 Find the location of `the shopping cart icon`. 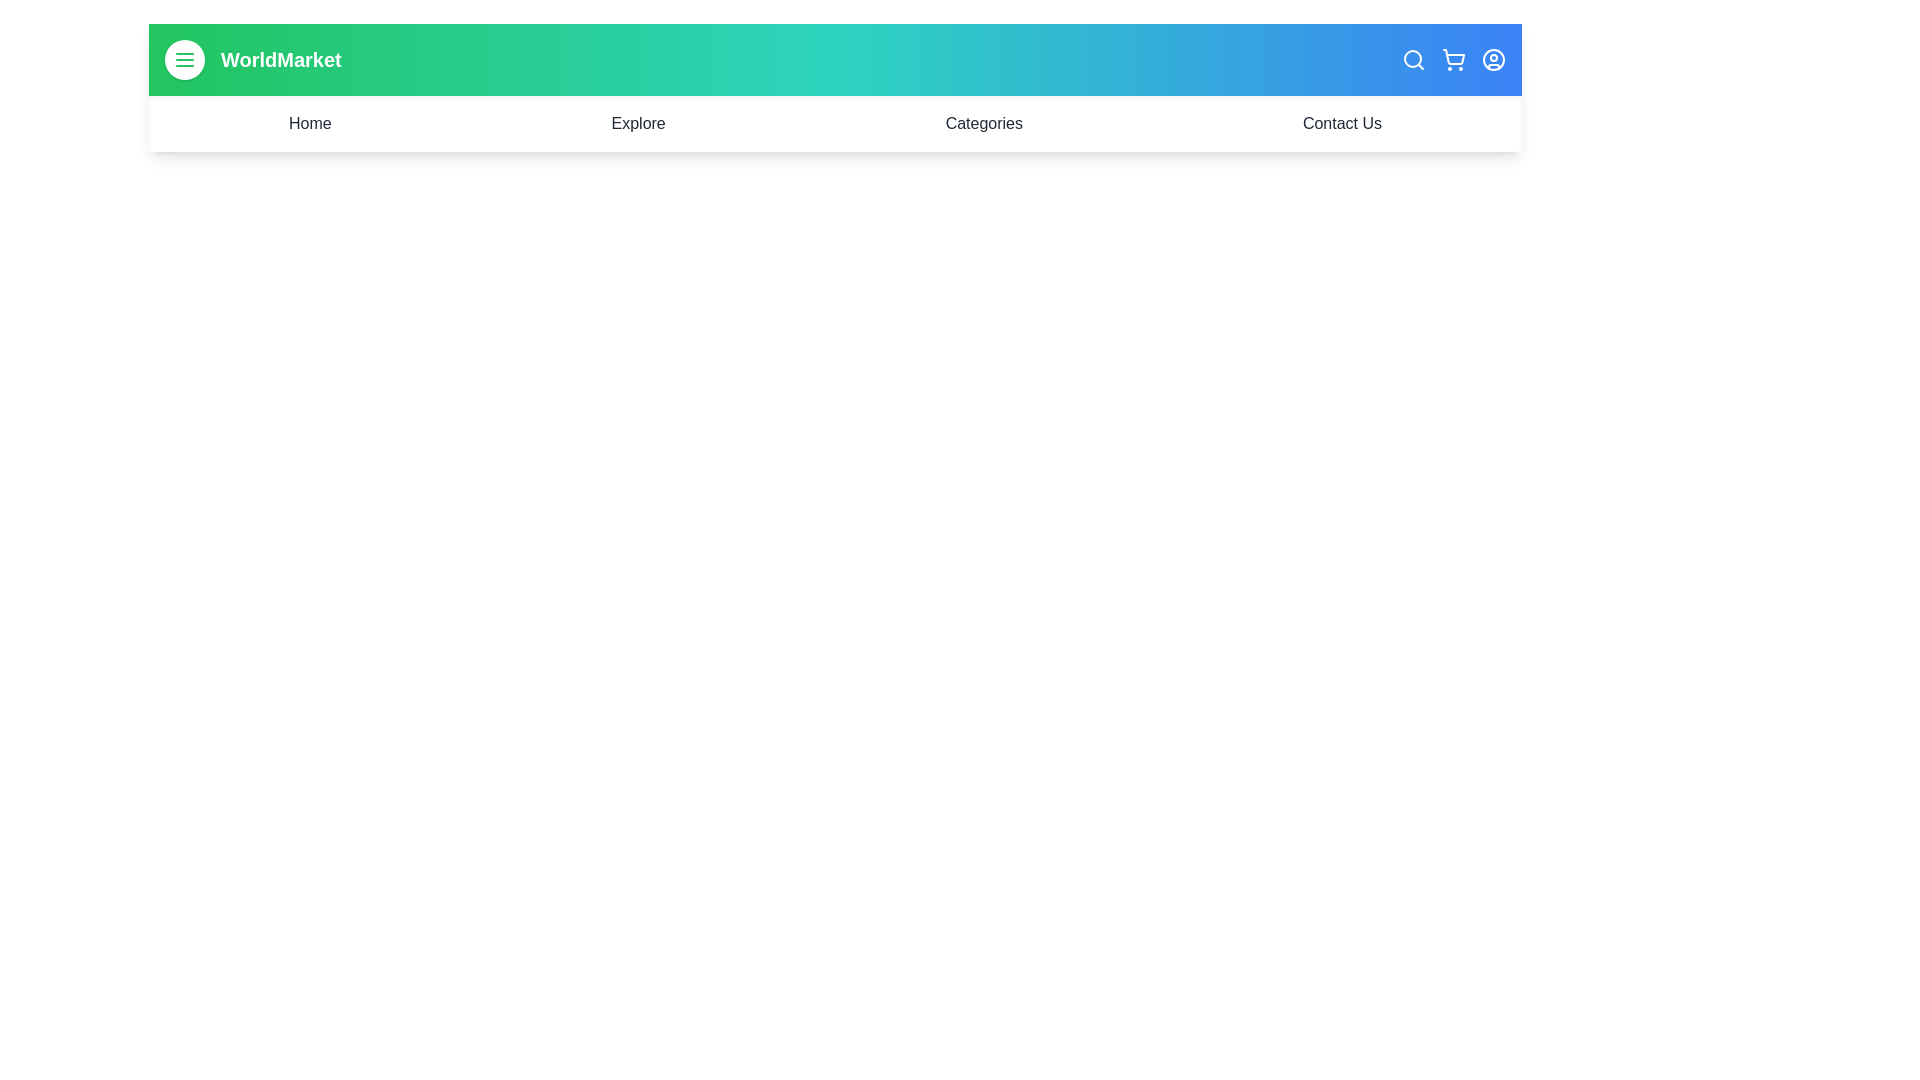

the shopping cart icon is located at coordinates (1454, 59).